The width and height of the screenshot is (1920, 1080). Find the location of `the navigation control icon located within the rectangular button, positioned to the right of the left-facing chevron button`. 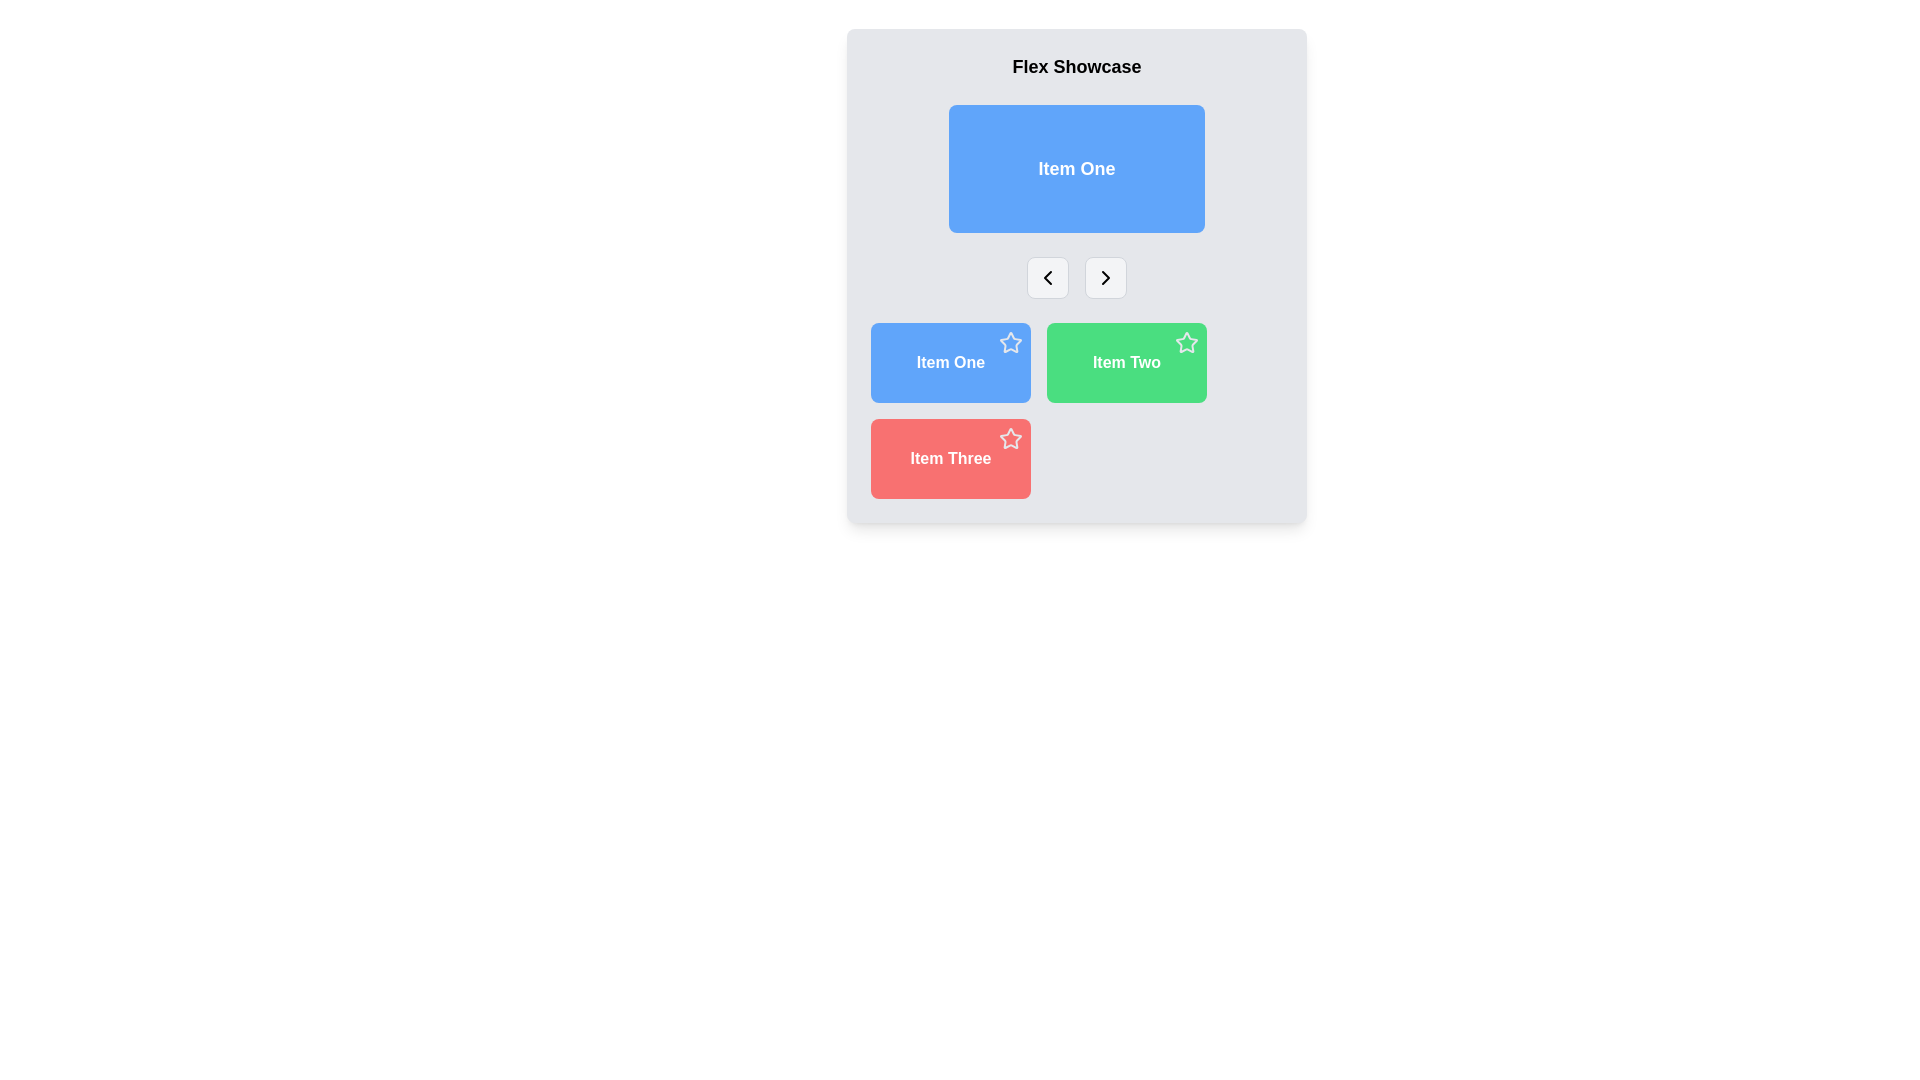

the navigation control icon located within the rectangular button, positioned to the right of the left-facing chevron button is located at coordinates (1104, 277).